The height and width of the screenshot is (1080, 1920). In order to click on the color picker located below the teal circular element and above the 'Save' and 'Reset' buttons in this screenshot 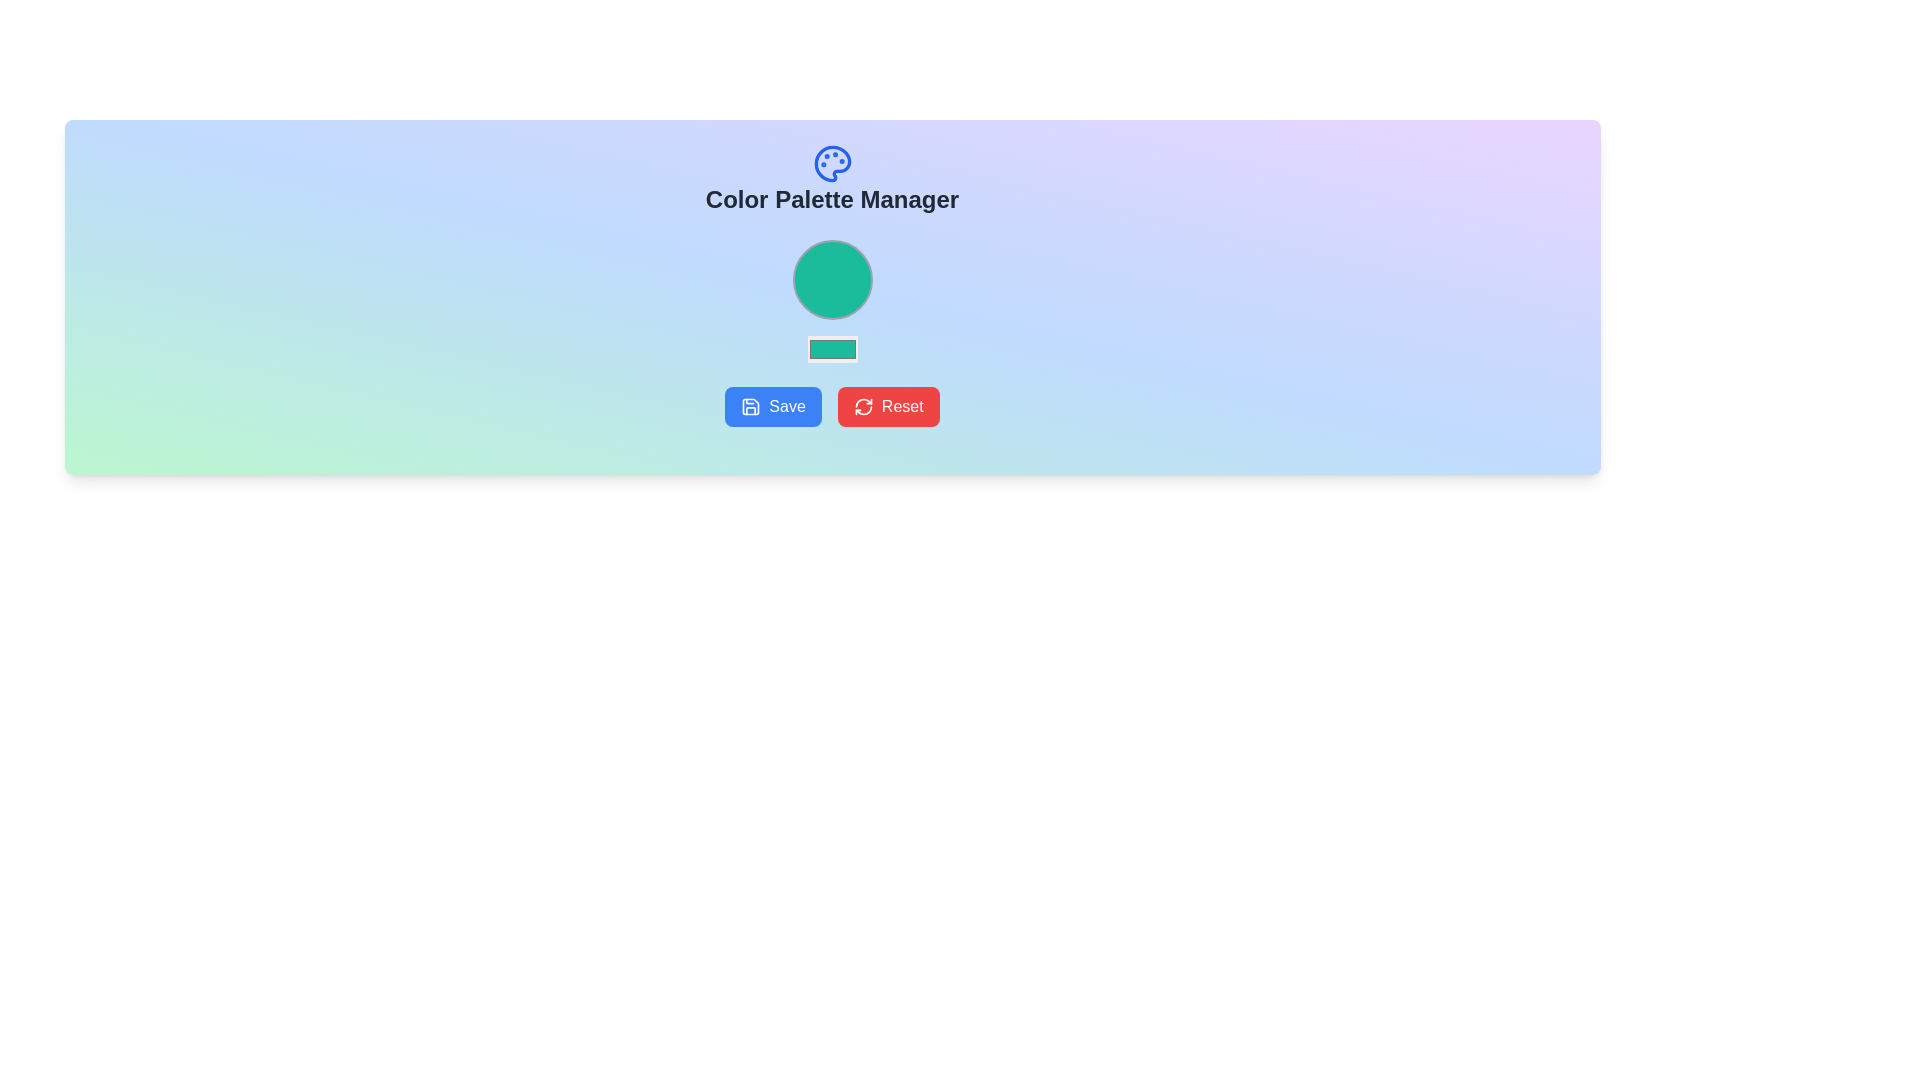, I will do `click(832, 348)`.